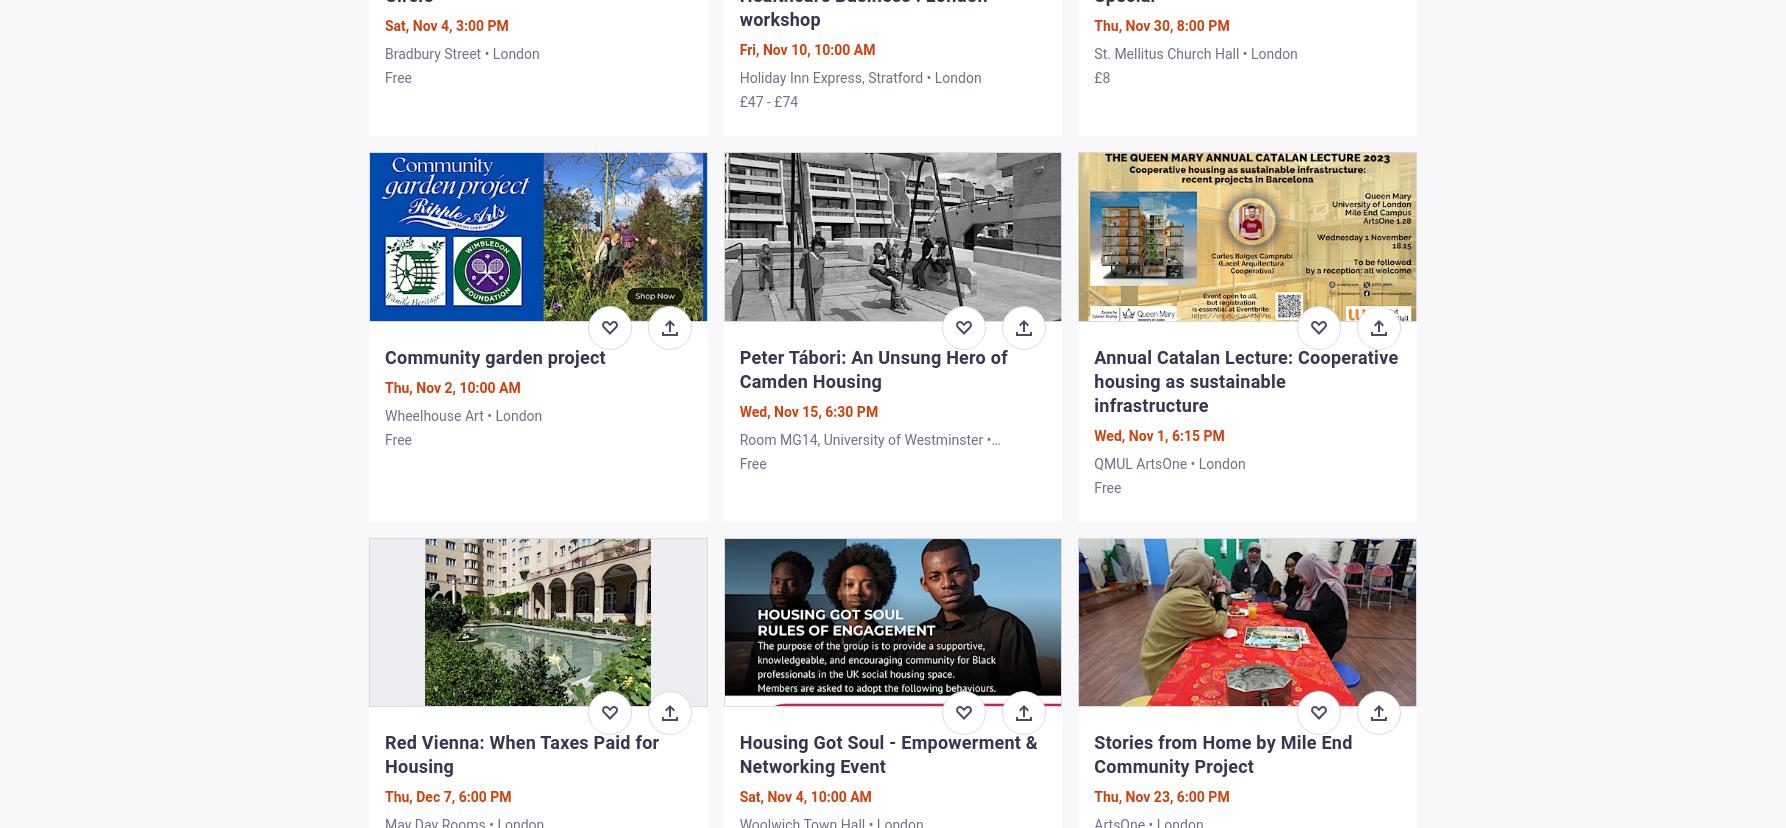 The height and width of the screenshot is (828, 1786). I want to click on 'Annual Catalan Lecture: Cooperative housing as sustainable infrastructure', so click(1245, 380).